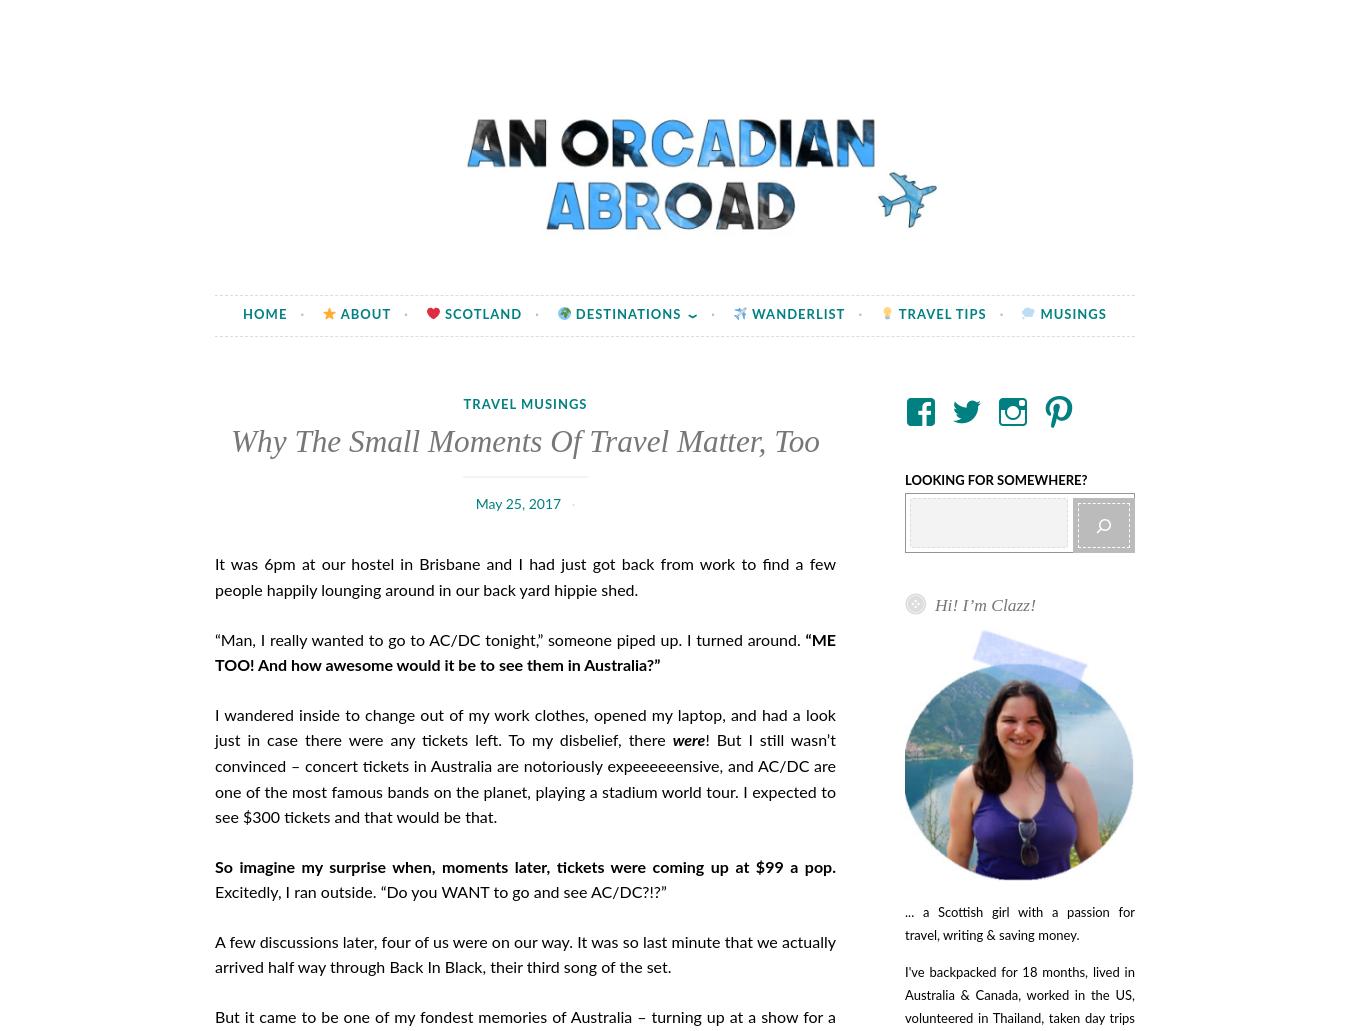 The width and height of the screenshot is (1350, 1031). Describe the element at coordinates (524, 866) in the screenshot. I see `'So imagine my surprise when, moments later, tickets were coming up at $99 a pop.'` at that location.